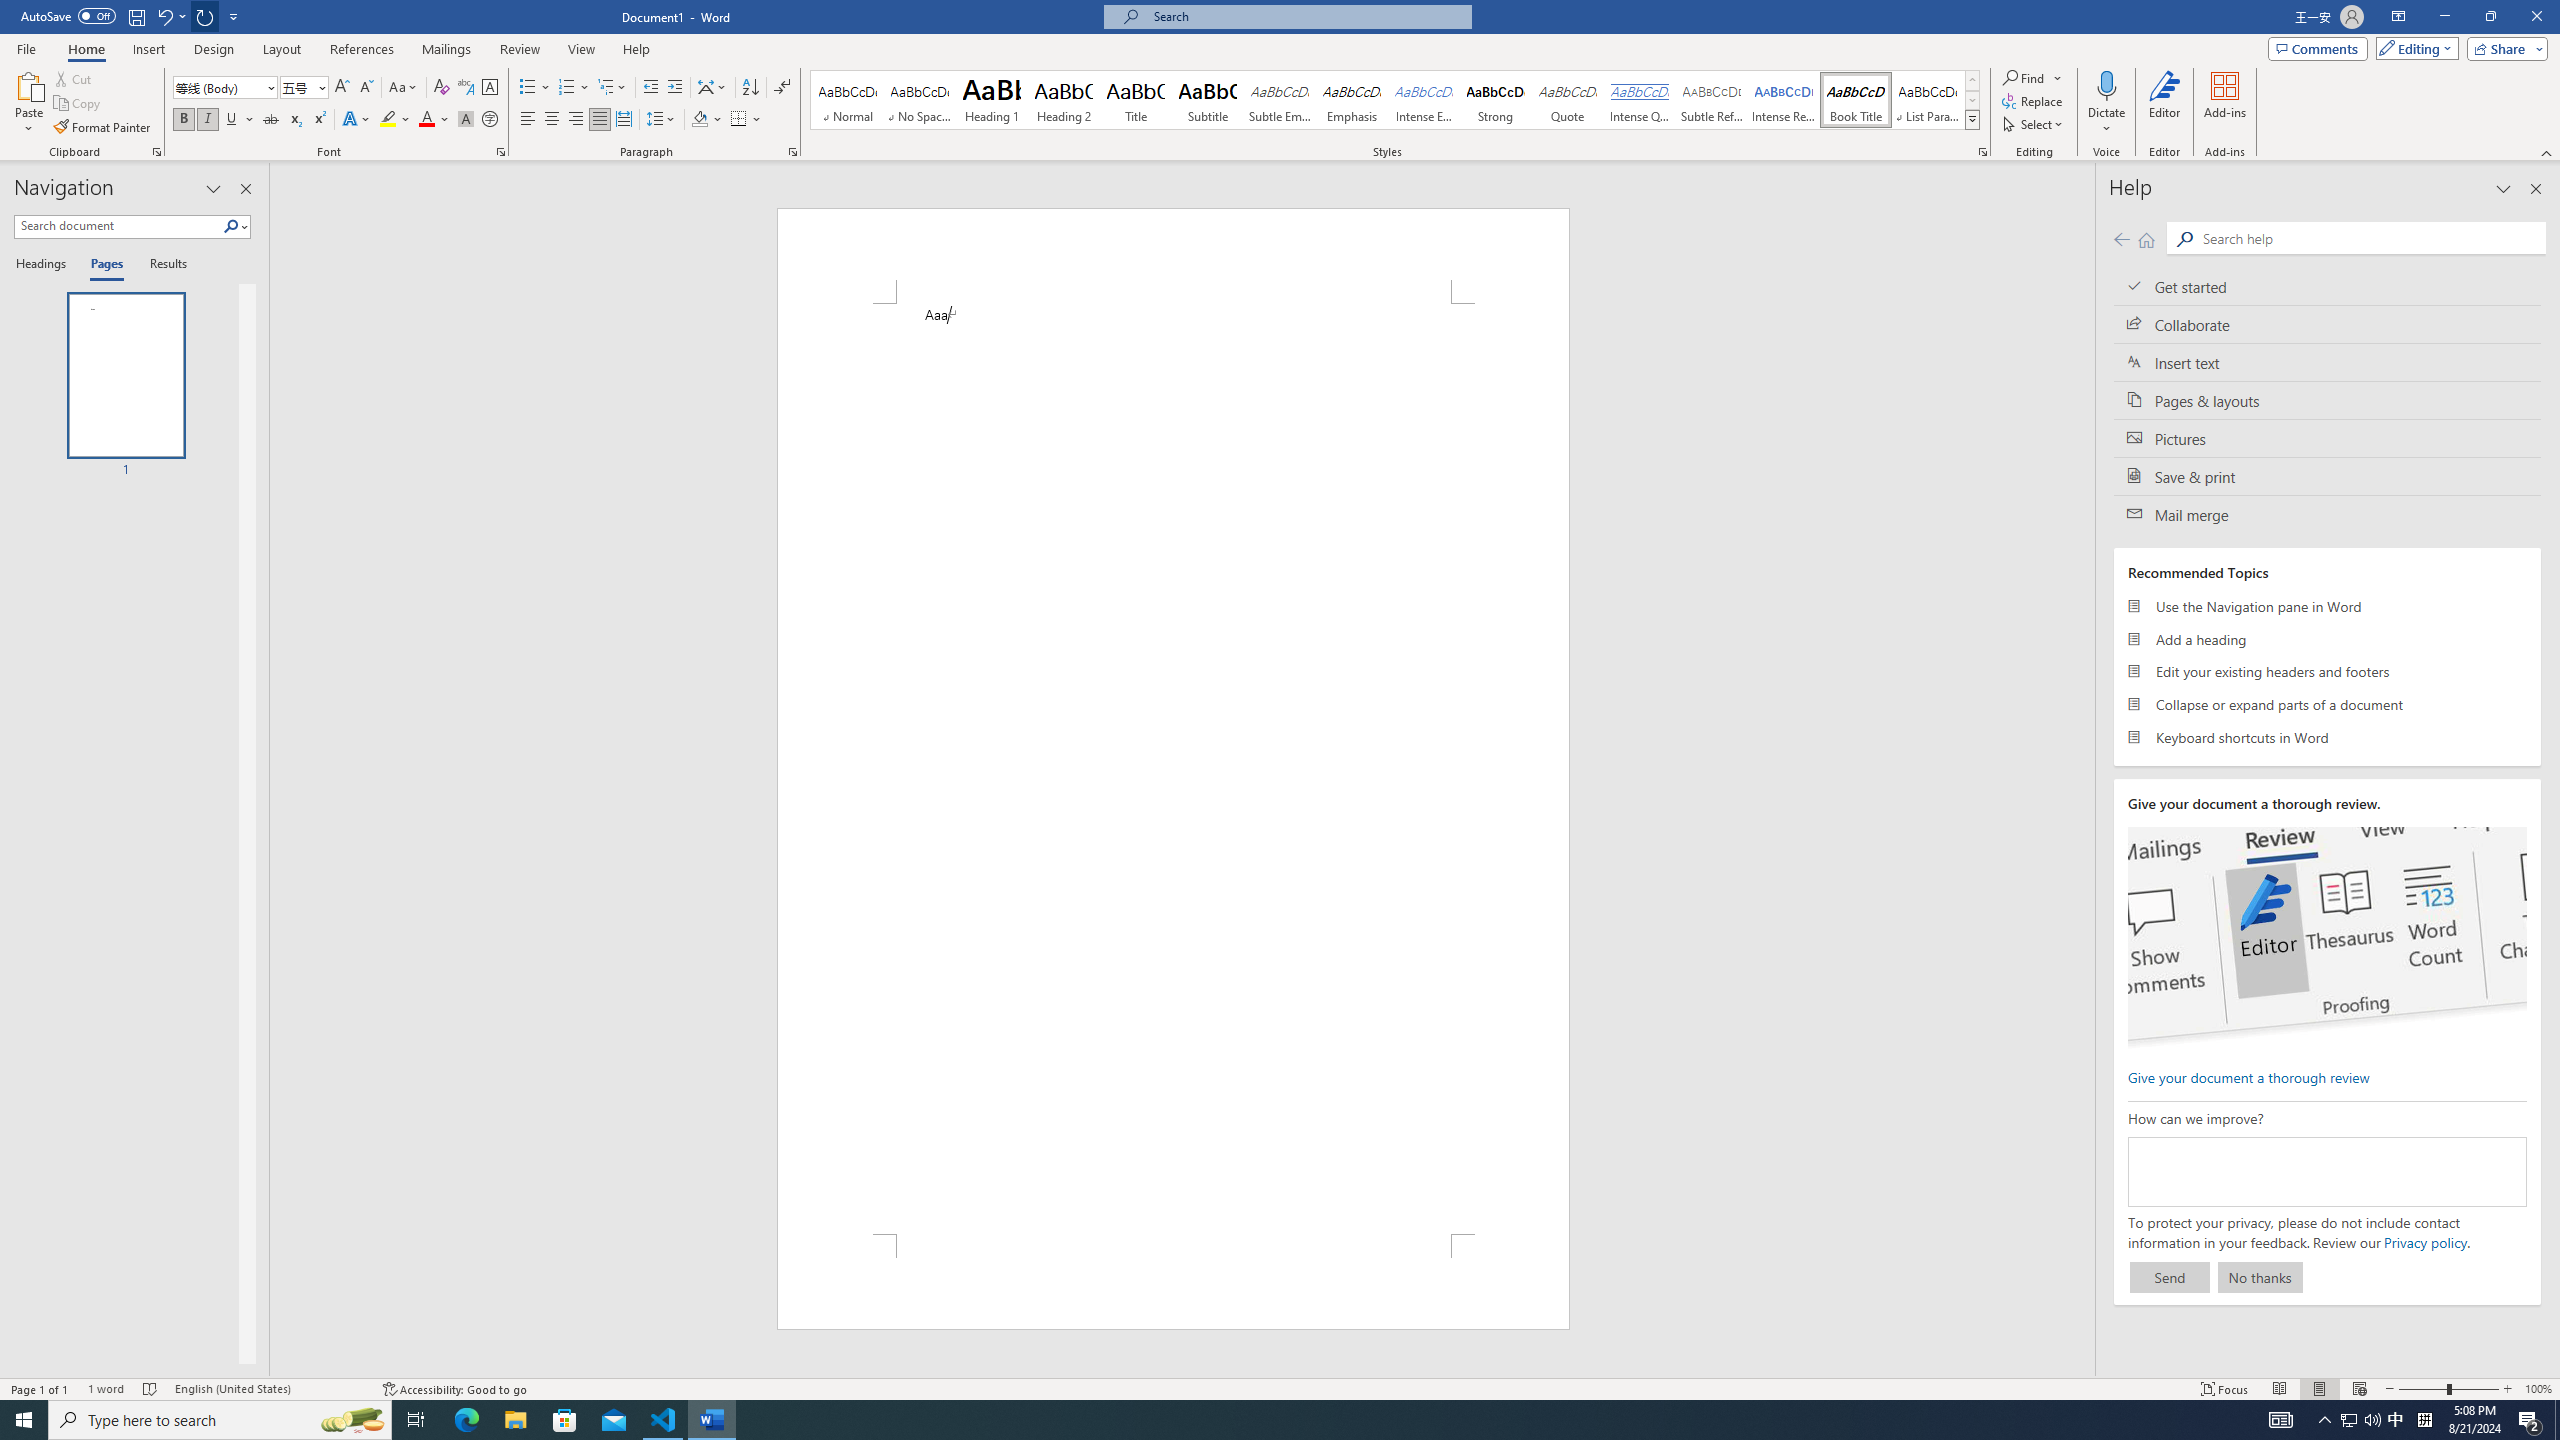 Image resolution: width=2560 pixels, height=1440 pixels. What do you see at coordinates (1972, 119) in the screenshot?
I see `'Class: NetUIImage'` at bounding box center [1972, 119].